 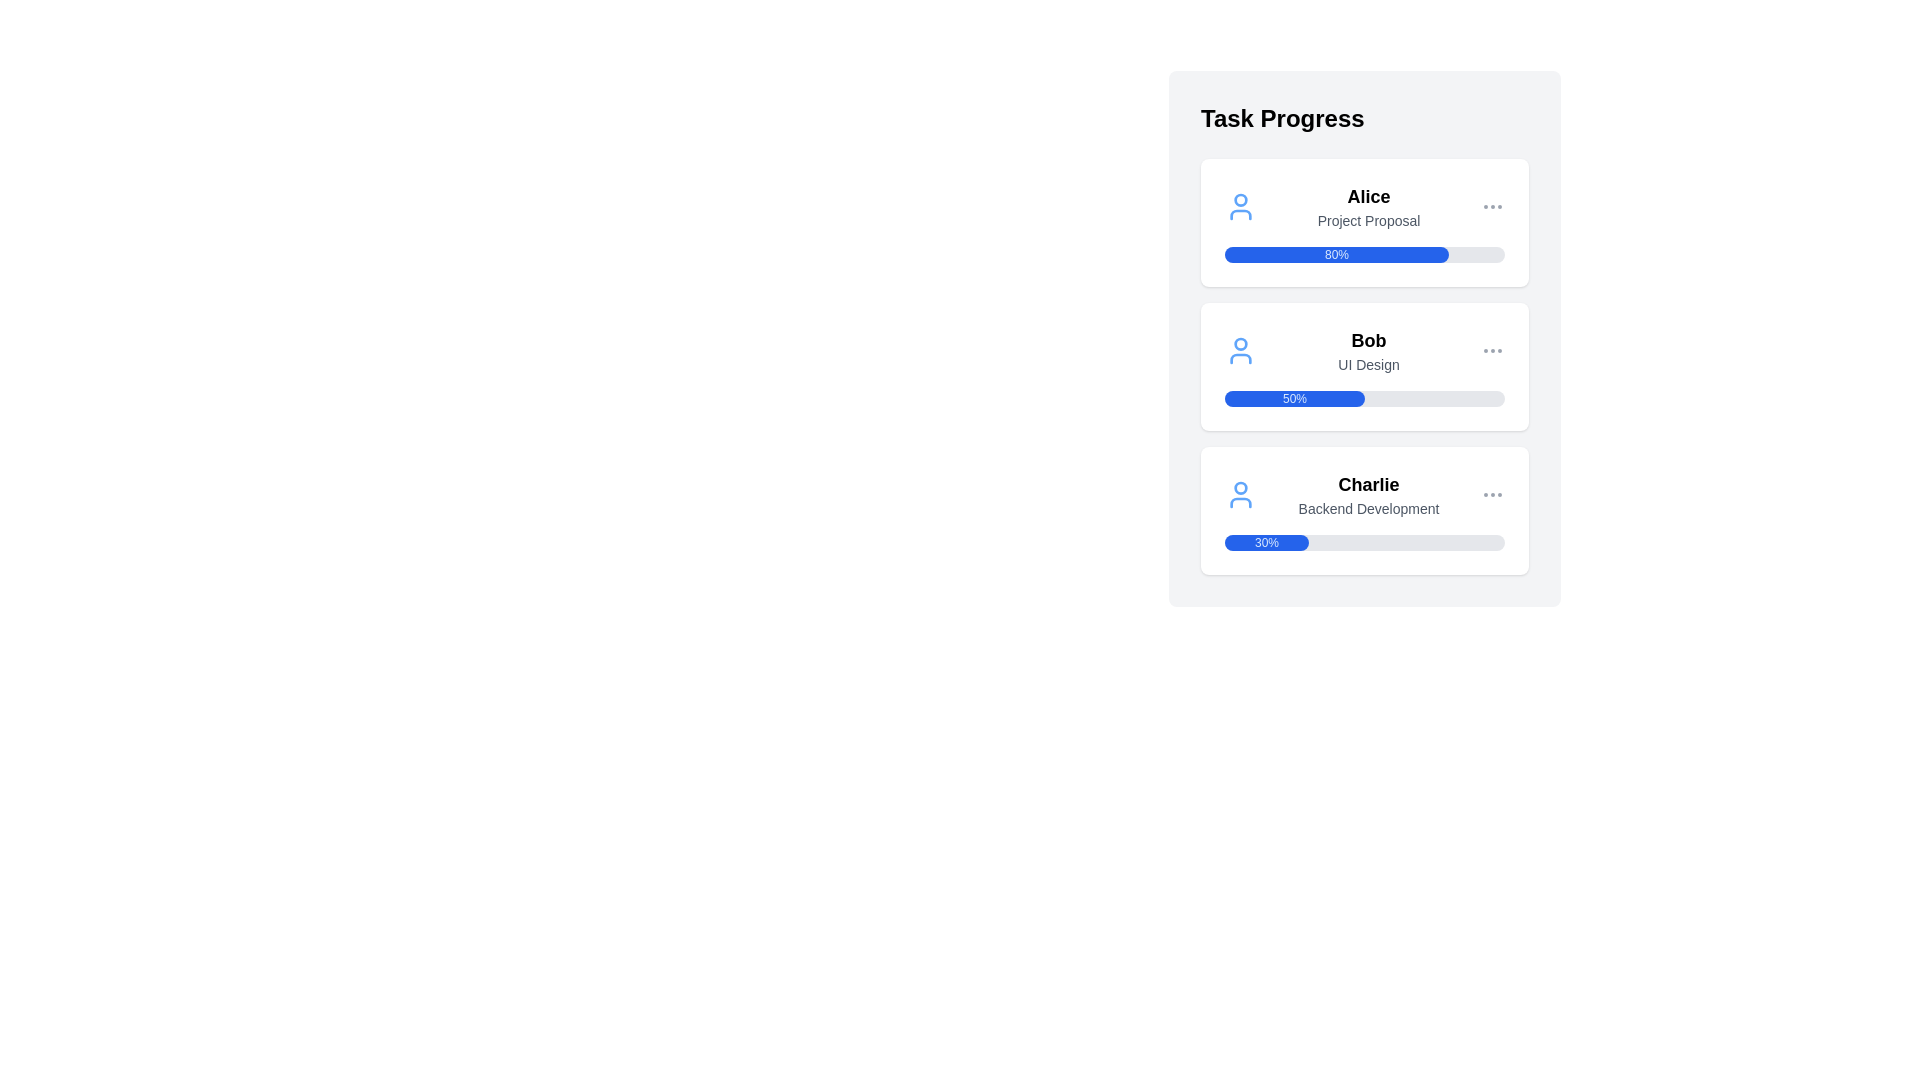 I want to click on the task entry for 'Alice' related to 'Project Proposal' located in the first section of the task progress list, directly below the title 'Task Progress', so click(x=1363, y=207).